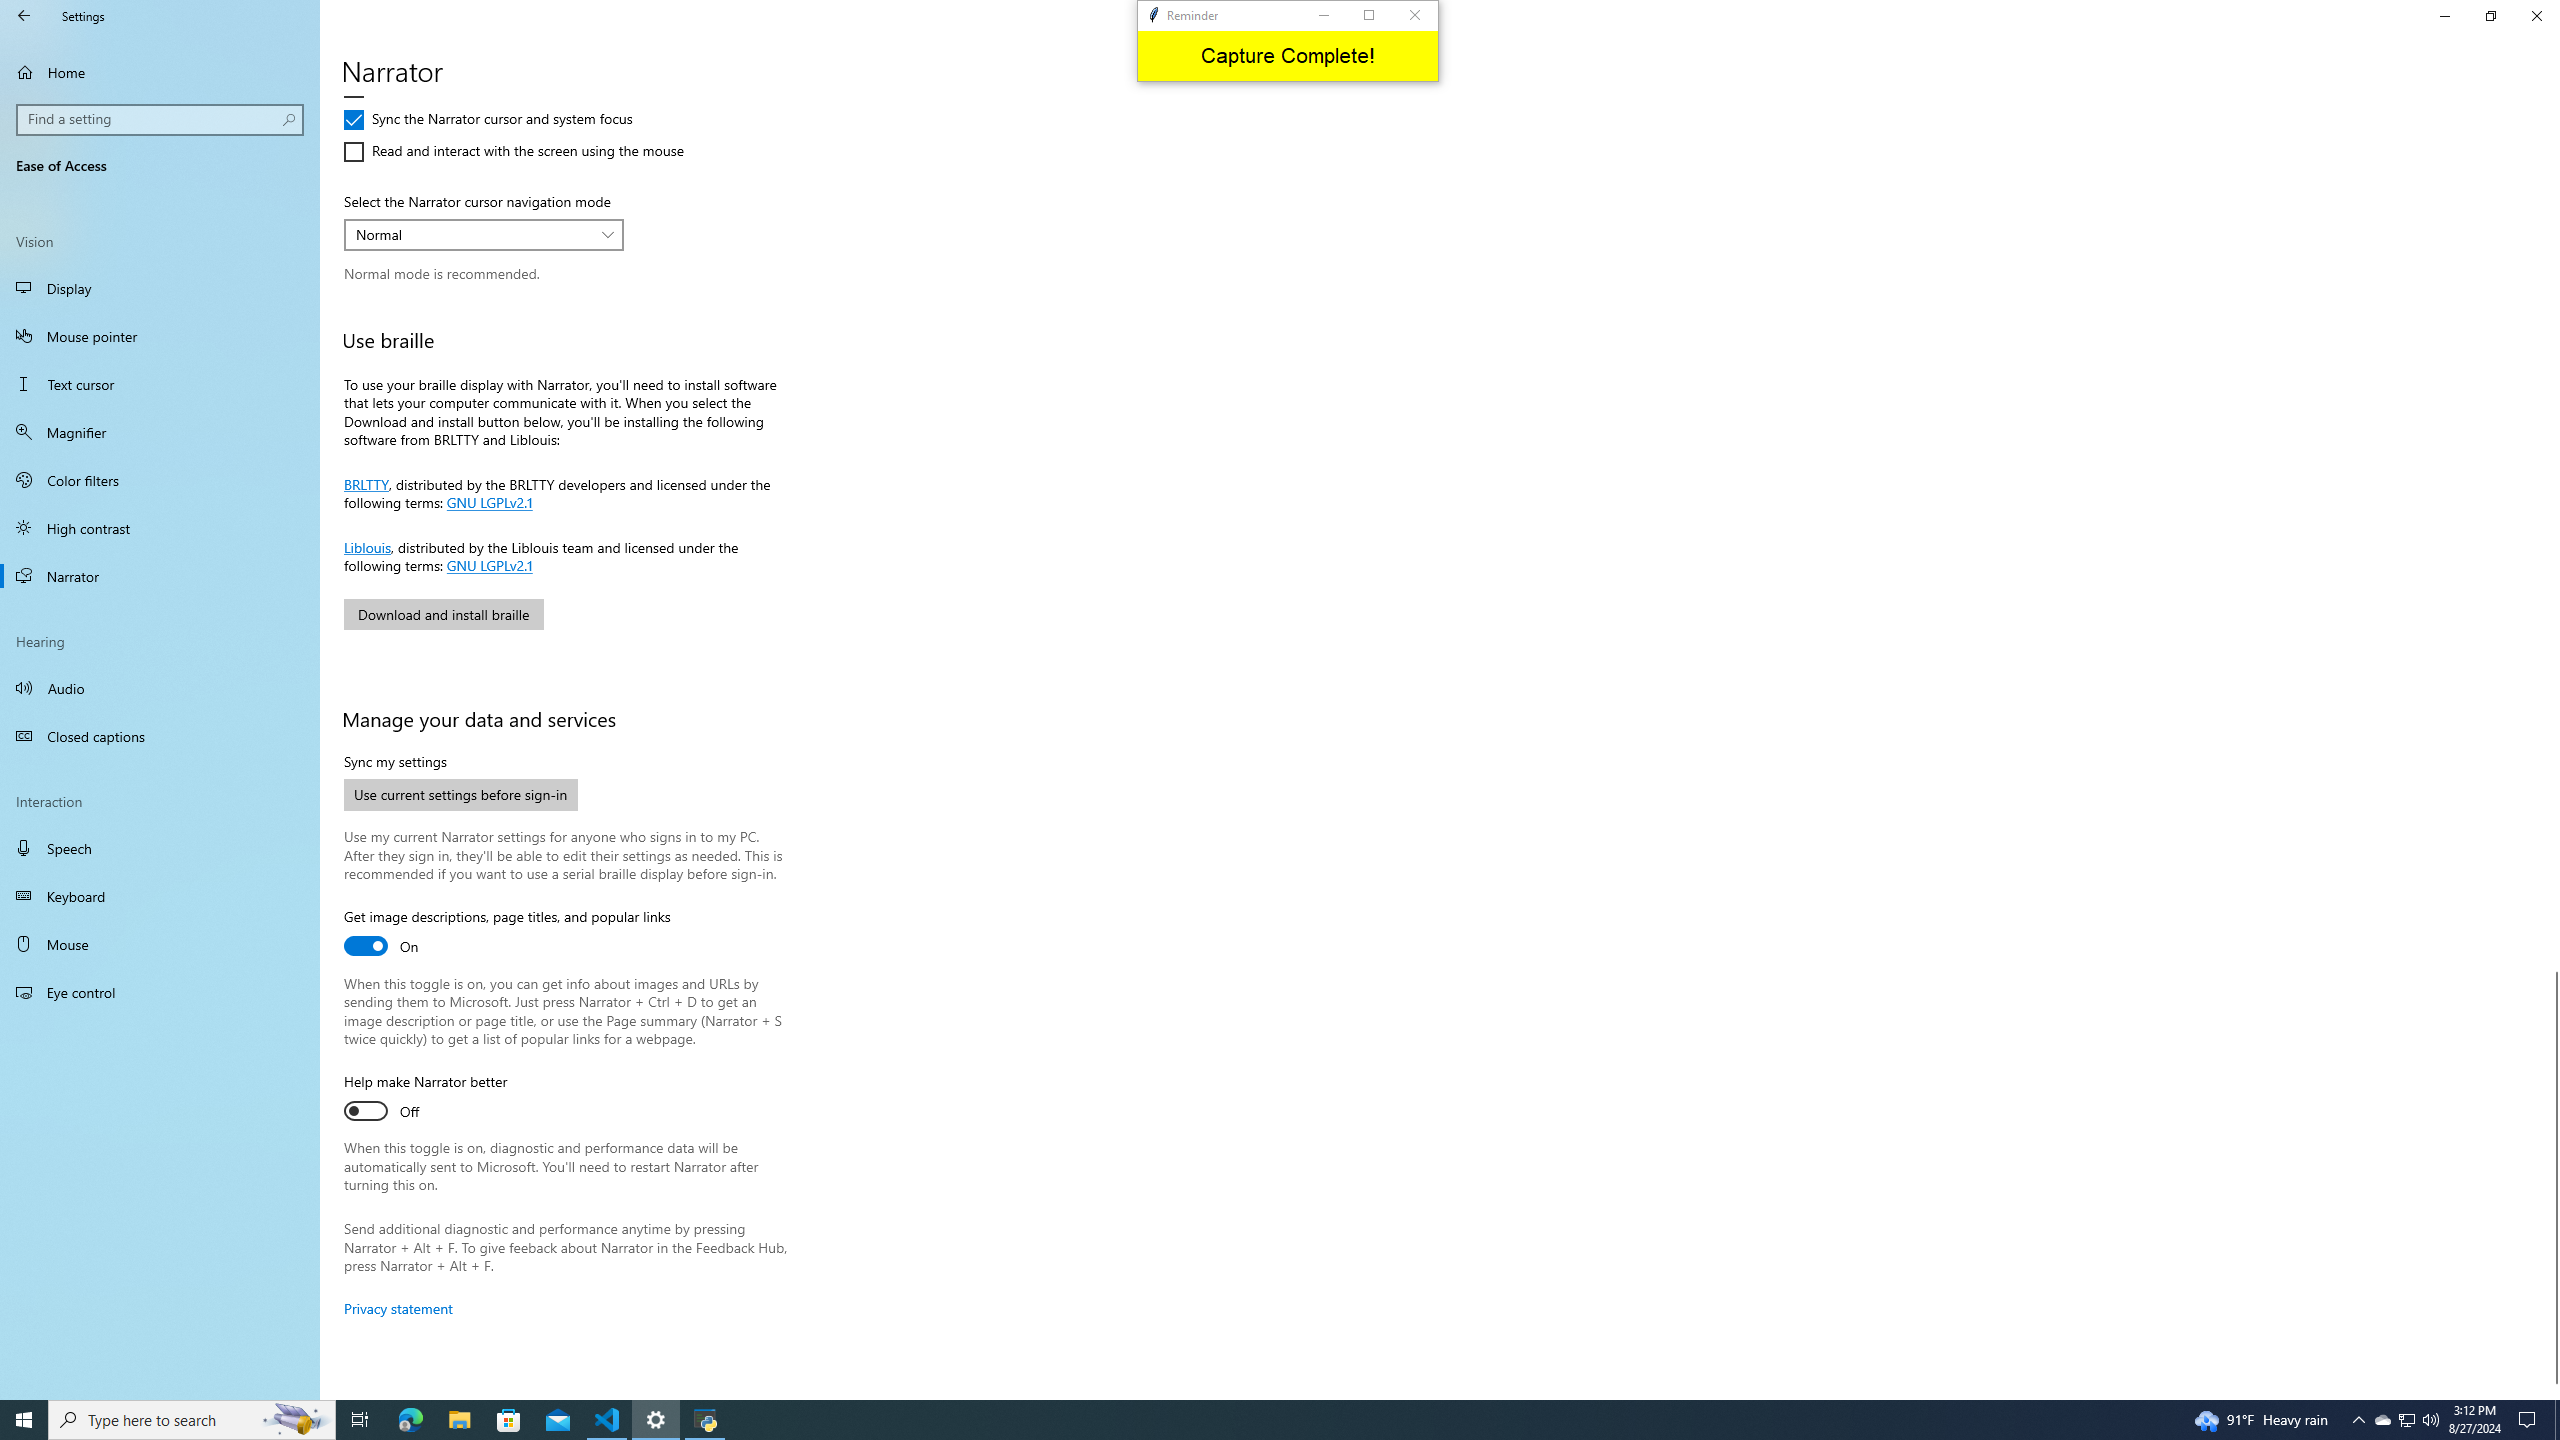 The height and width of the screenshot is (1440, 2560). What do you see at coordinates (159, 382) in the screenshot?
I see `'Text cursor'` at bounding box center [159, 382].